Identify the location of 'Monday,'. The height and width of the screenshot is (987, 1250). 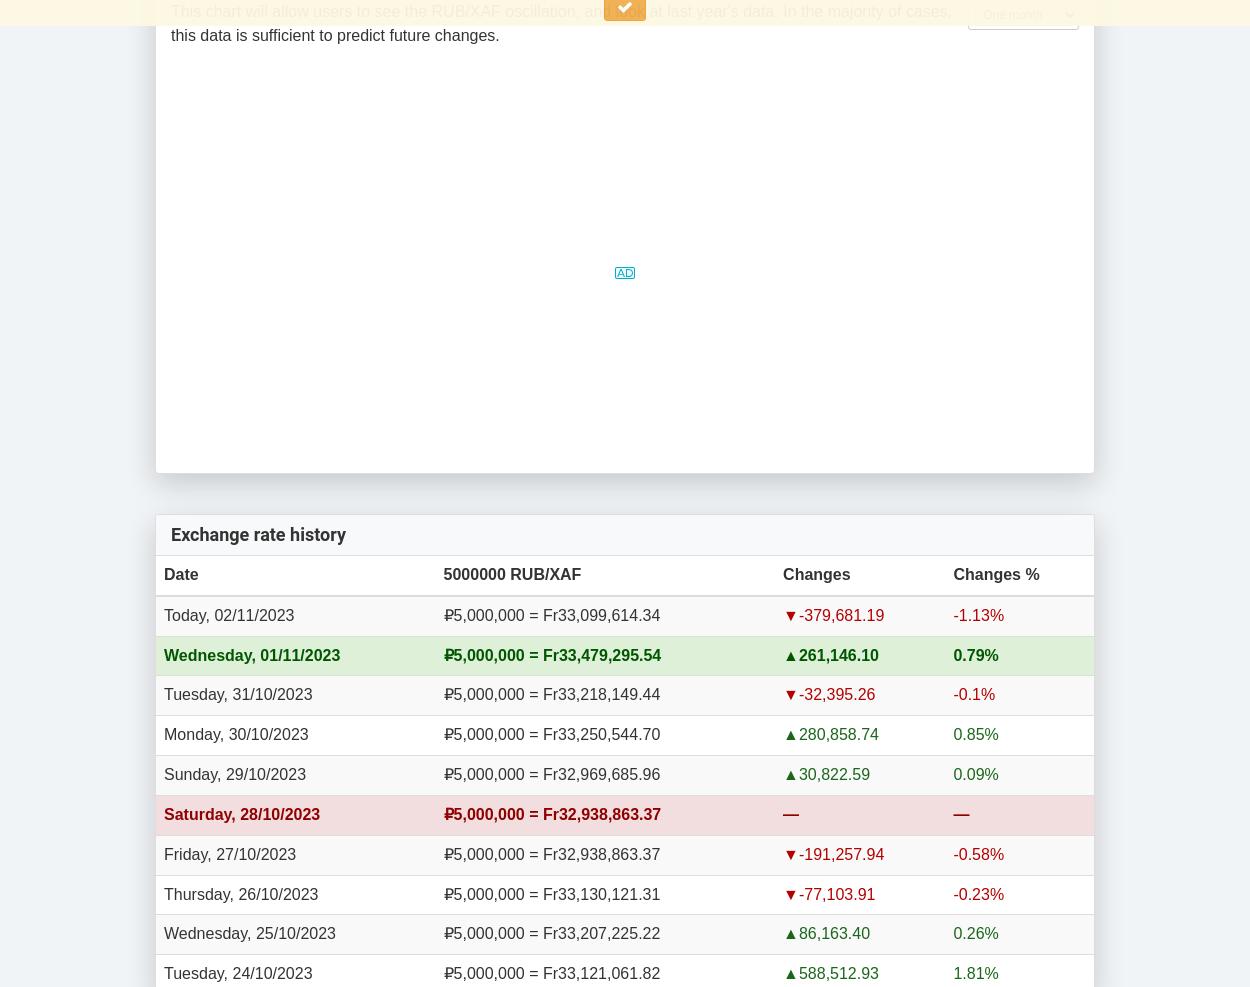
(195, 733).